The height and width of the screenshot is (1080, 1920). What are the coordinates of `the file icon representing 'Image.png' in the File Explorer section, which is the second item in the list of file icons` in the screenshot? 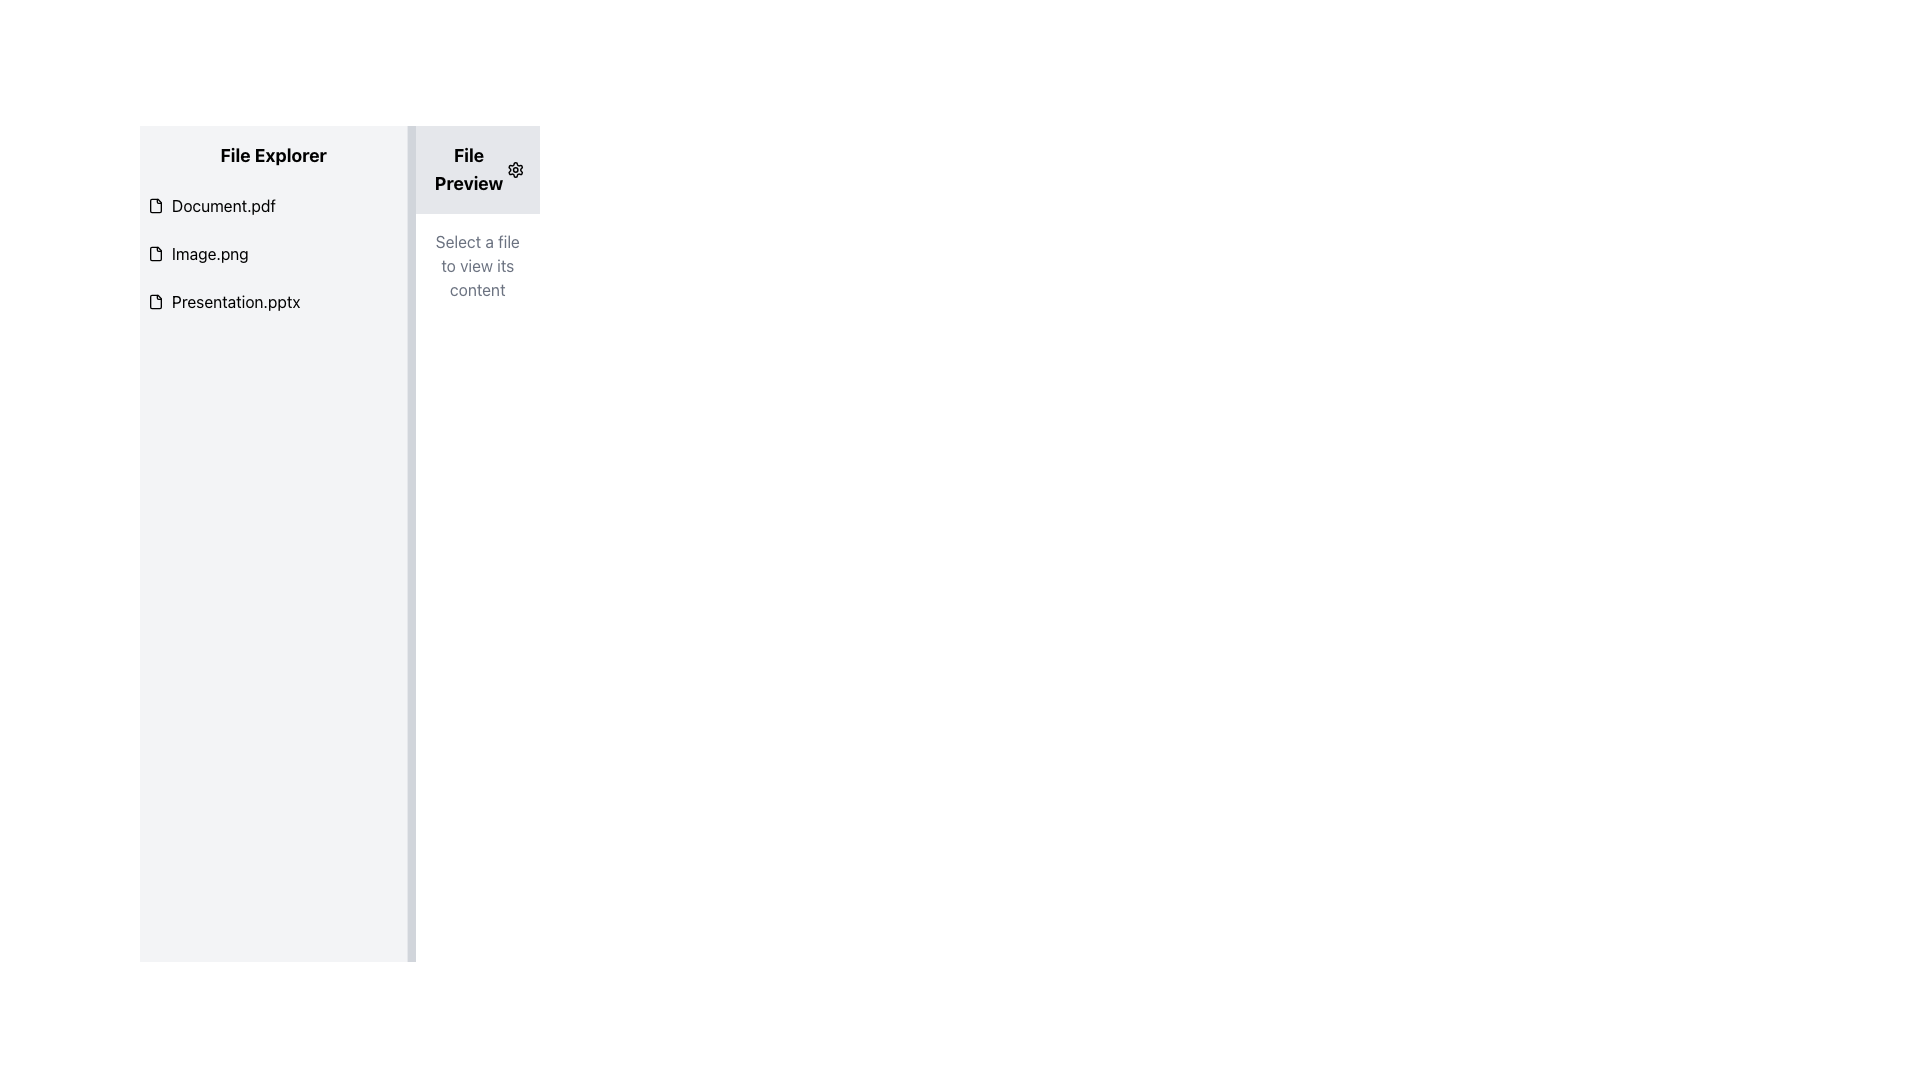 It's located at (155, 252).